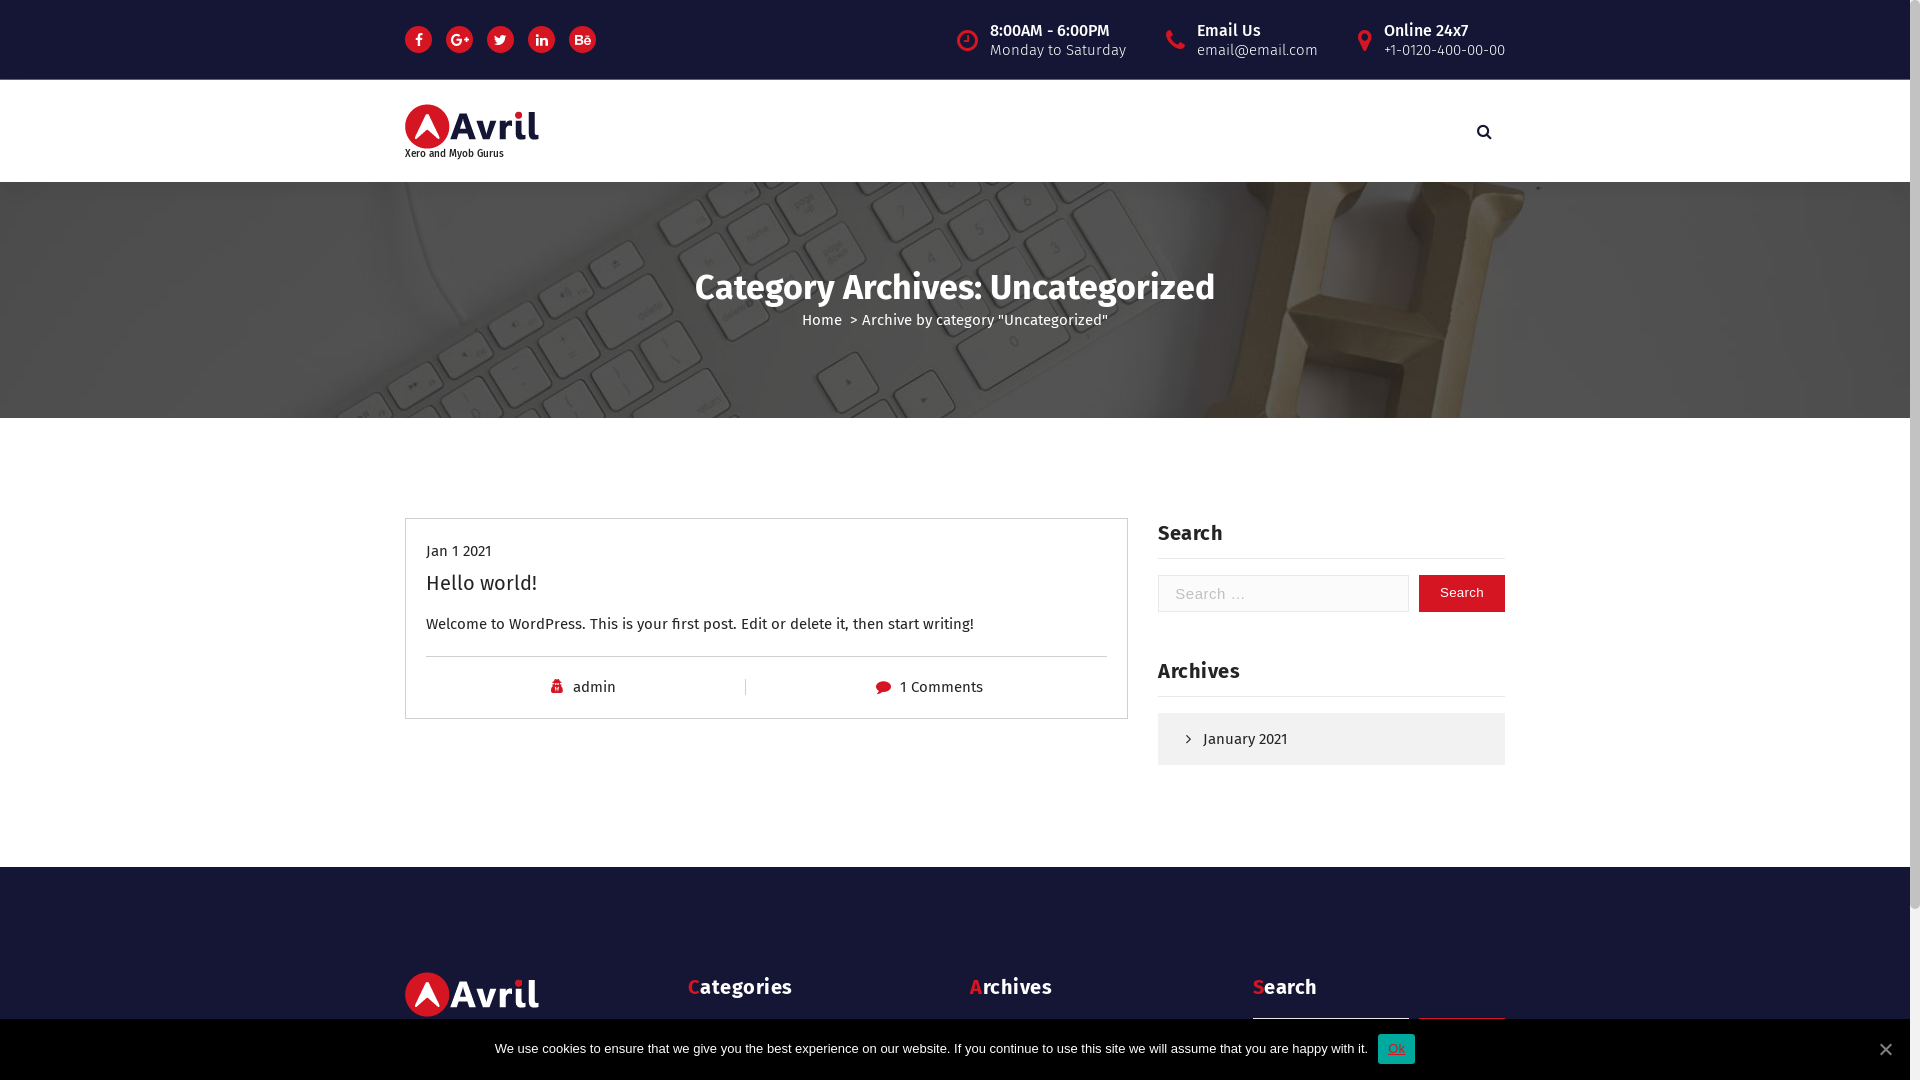 The image size is (1920, 1080). Describe the element at coordinates (1324, 739) in the screenshot. I see `'January 2021'` at that location.